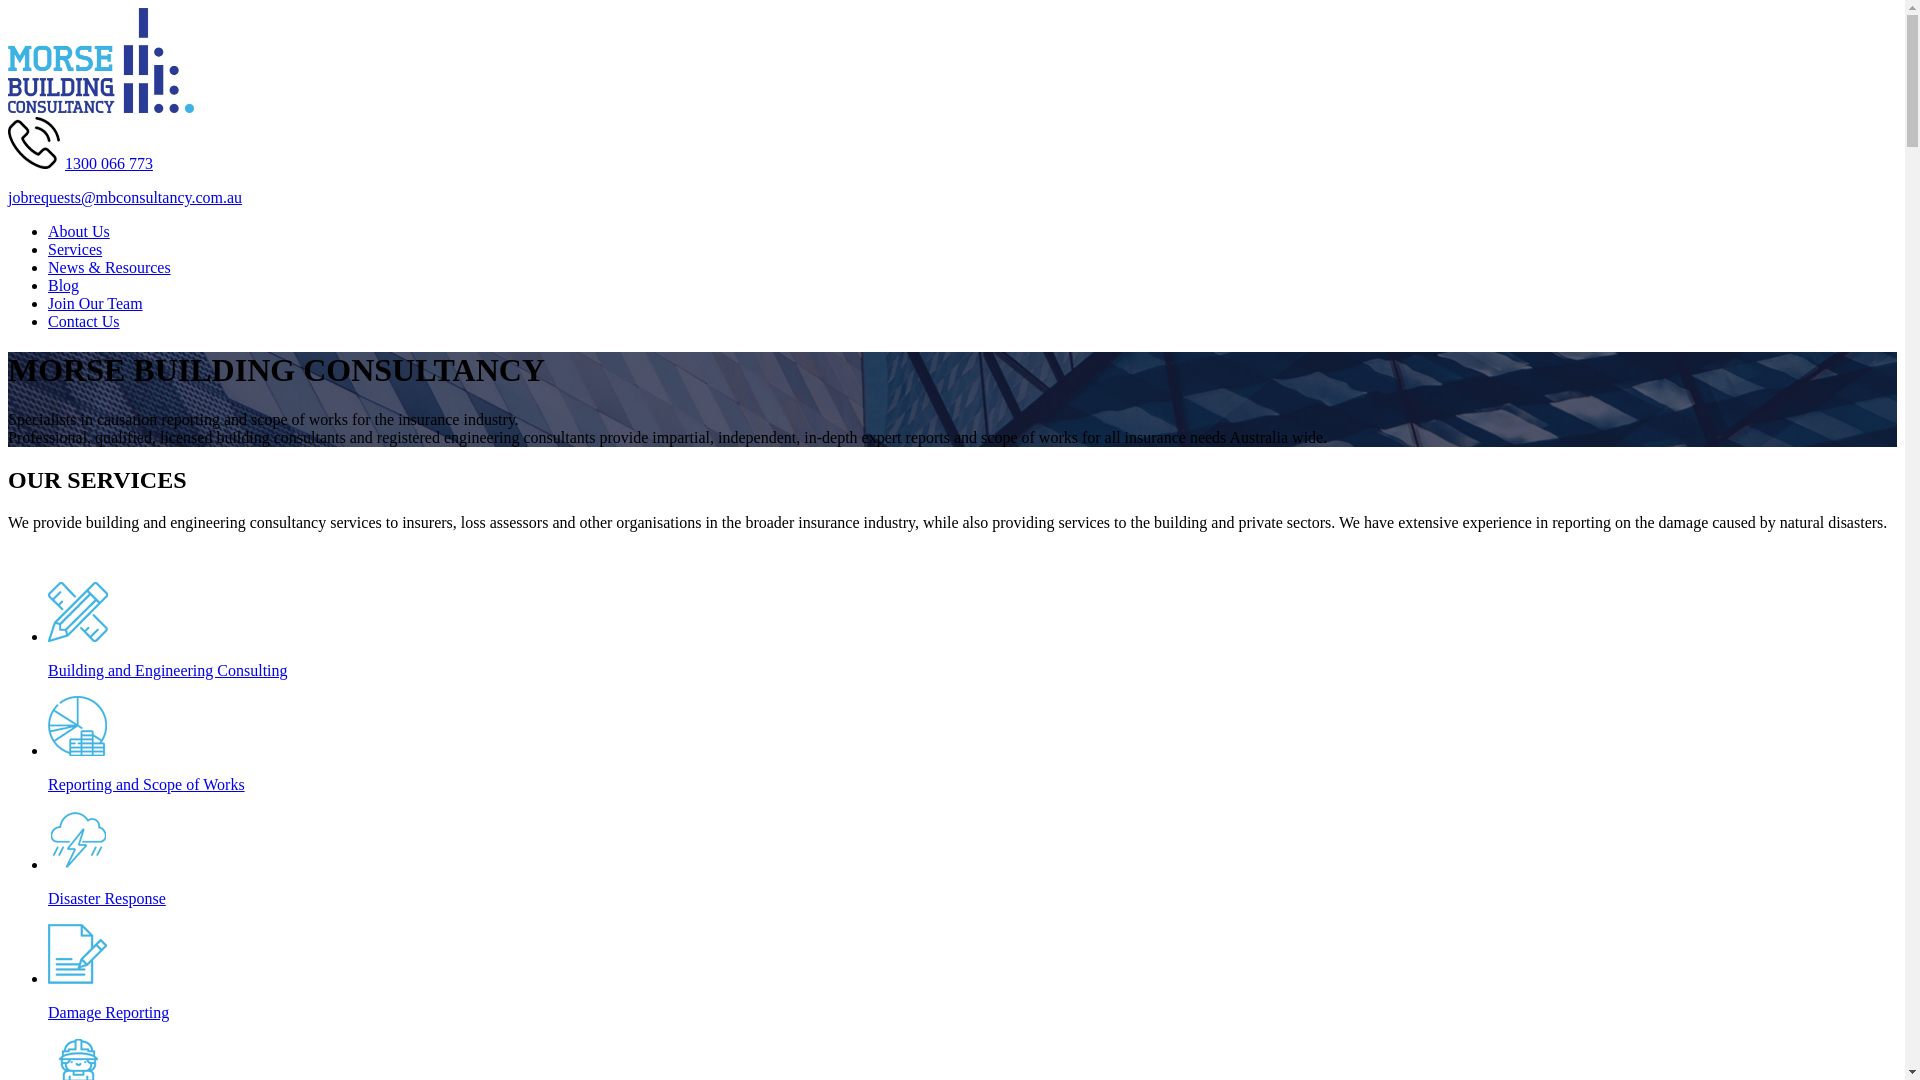 This screenshot has height=1080, width=1920. Describe the element at coordinates (48, 881) in the screenshot. I see `'Disaster Response'` at that location.